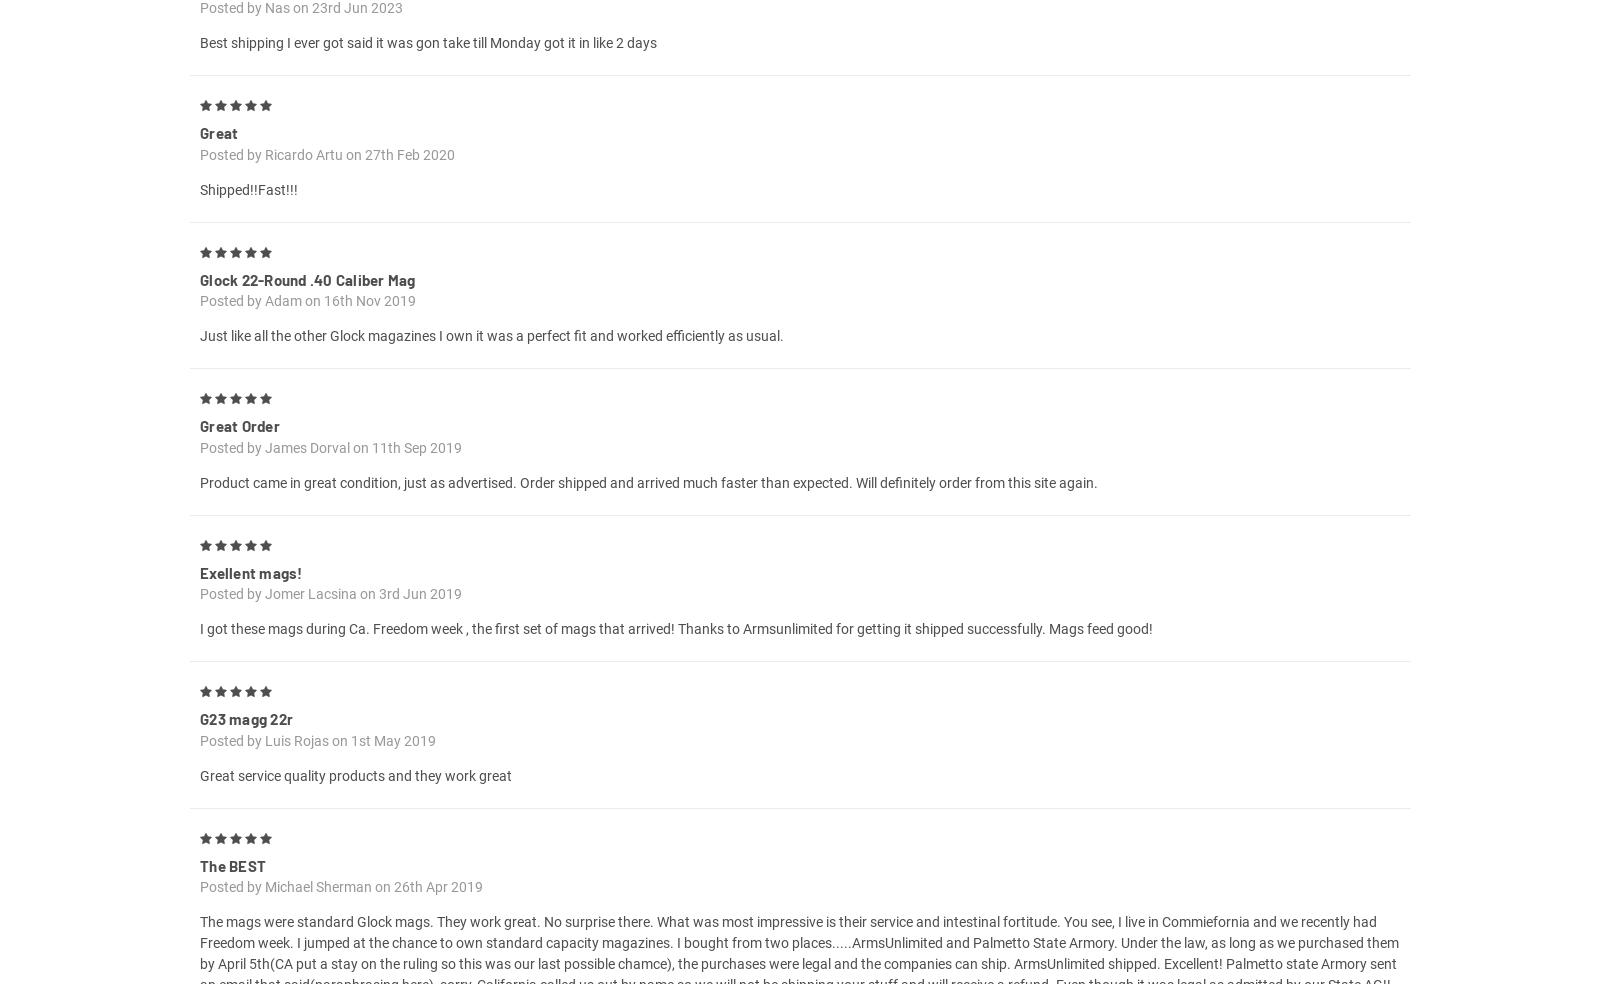 The image size is (1600, 984). Describe the element at coordinates (199, 155) in the screenshot. I see `'Great'` at that location.